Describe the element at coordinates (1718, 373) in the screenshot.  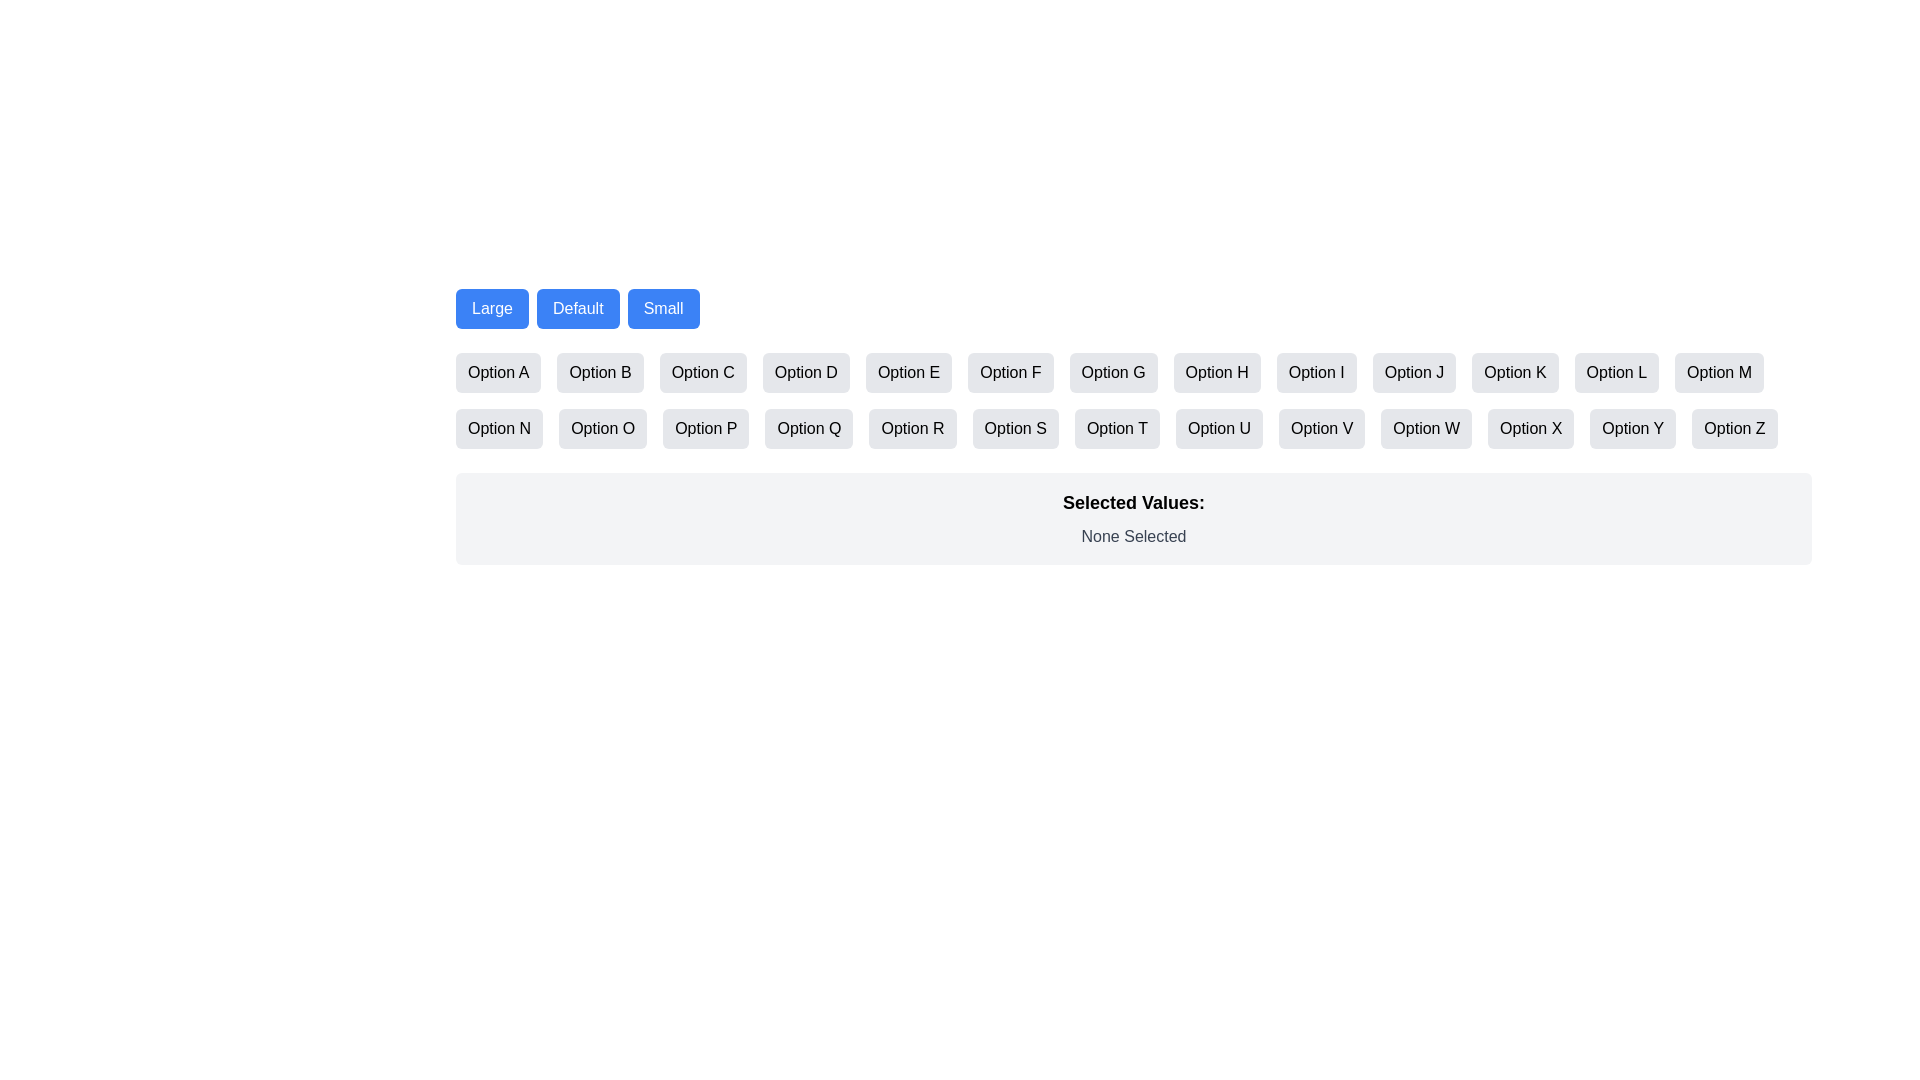
I see `the rectangular button labeled 'Option M' with rounded corners and a light gray background` at that location.